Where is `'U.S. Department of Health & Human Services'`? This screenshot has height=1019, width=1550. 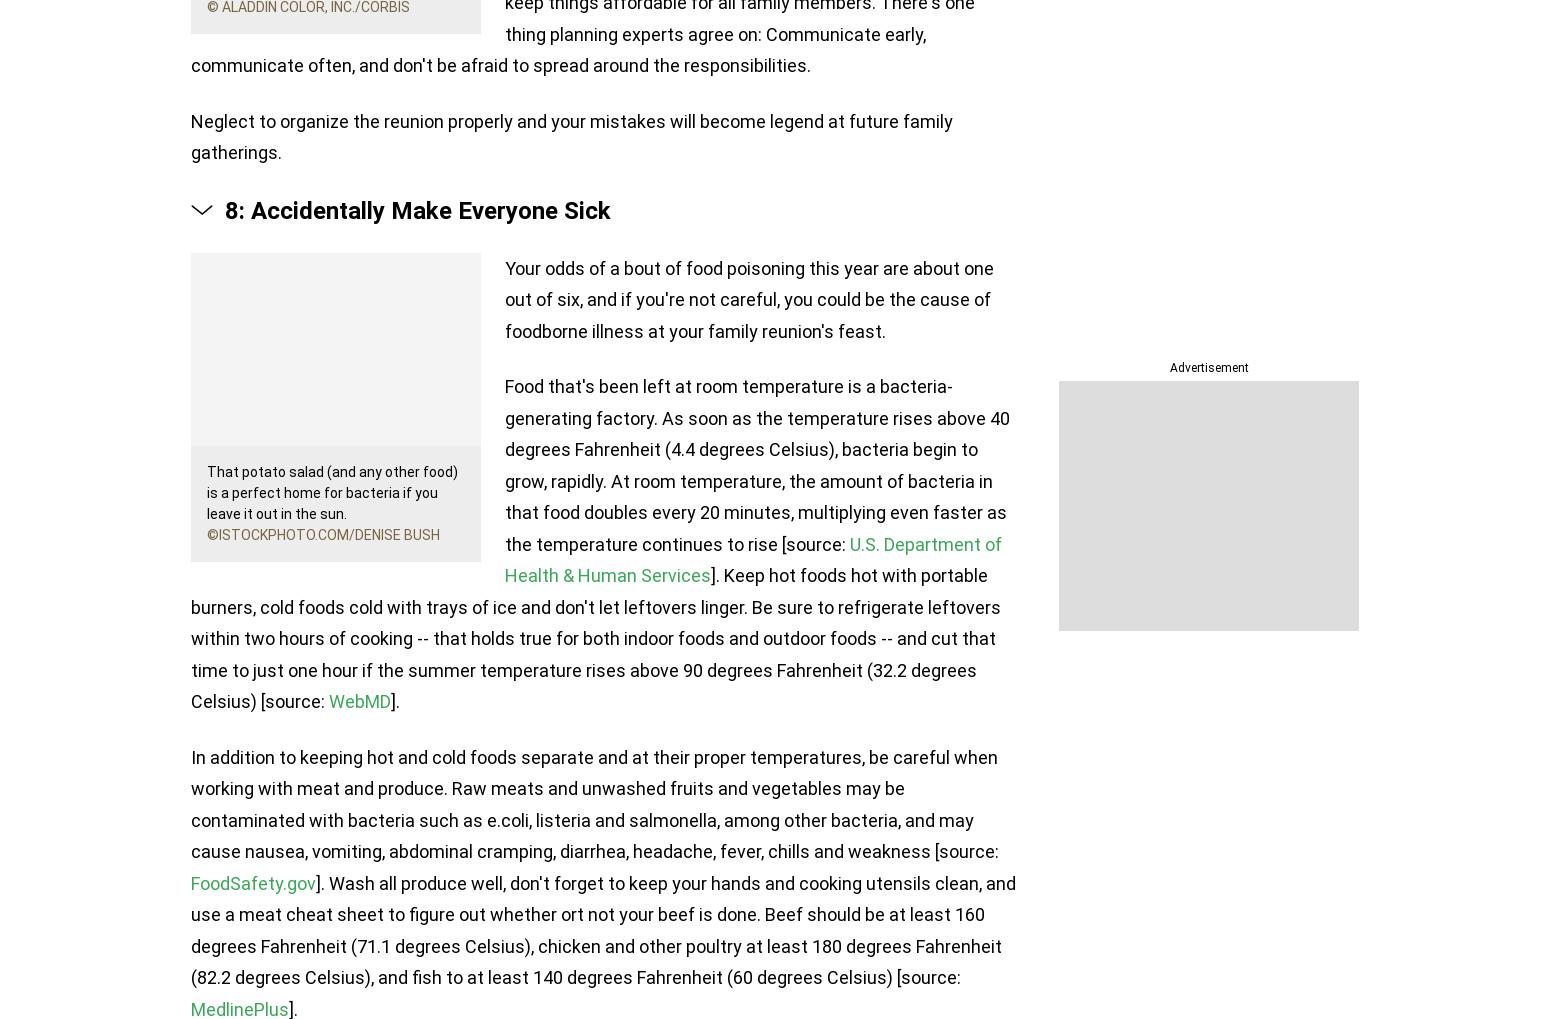 'U.S. Department of Health & Human Services' is located at coordinates (753, 558).